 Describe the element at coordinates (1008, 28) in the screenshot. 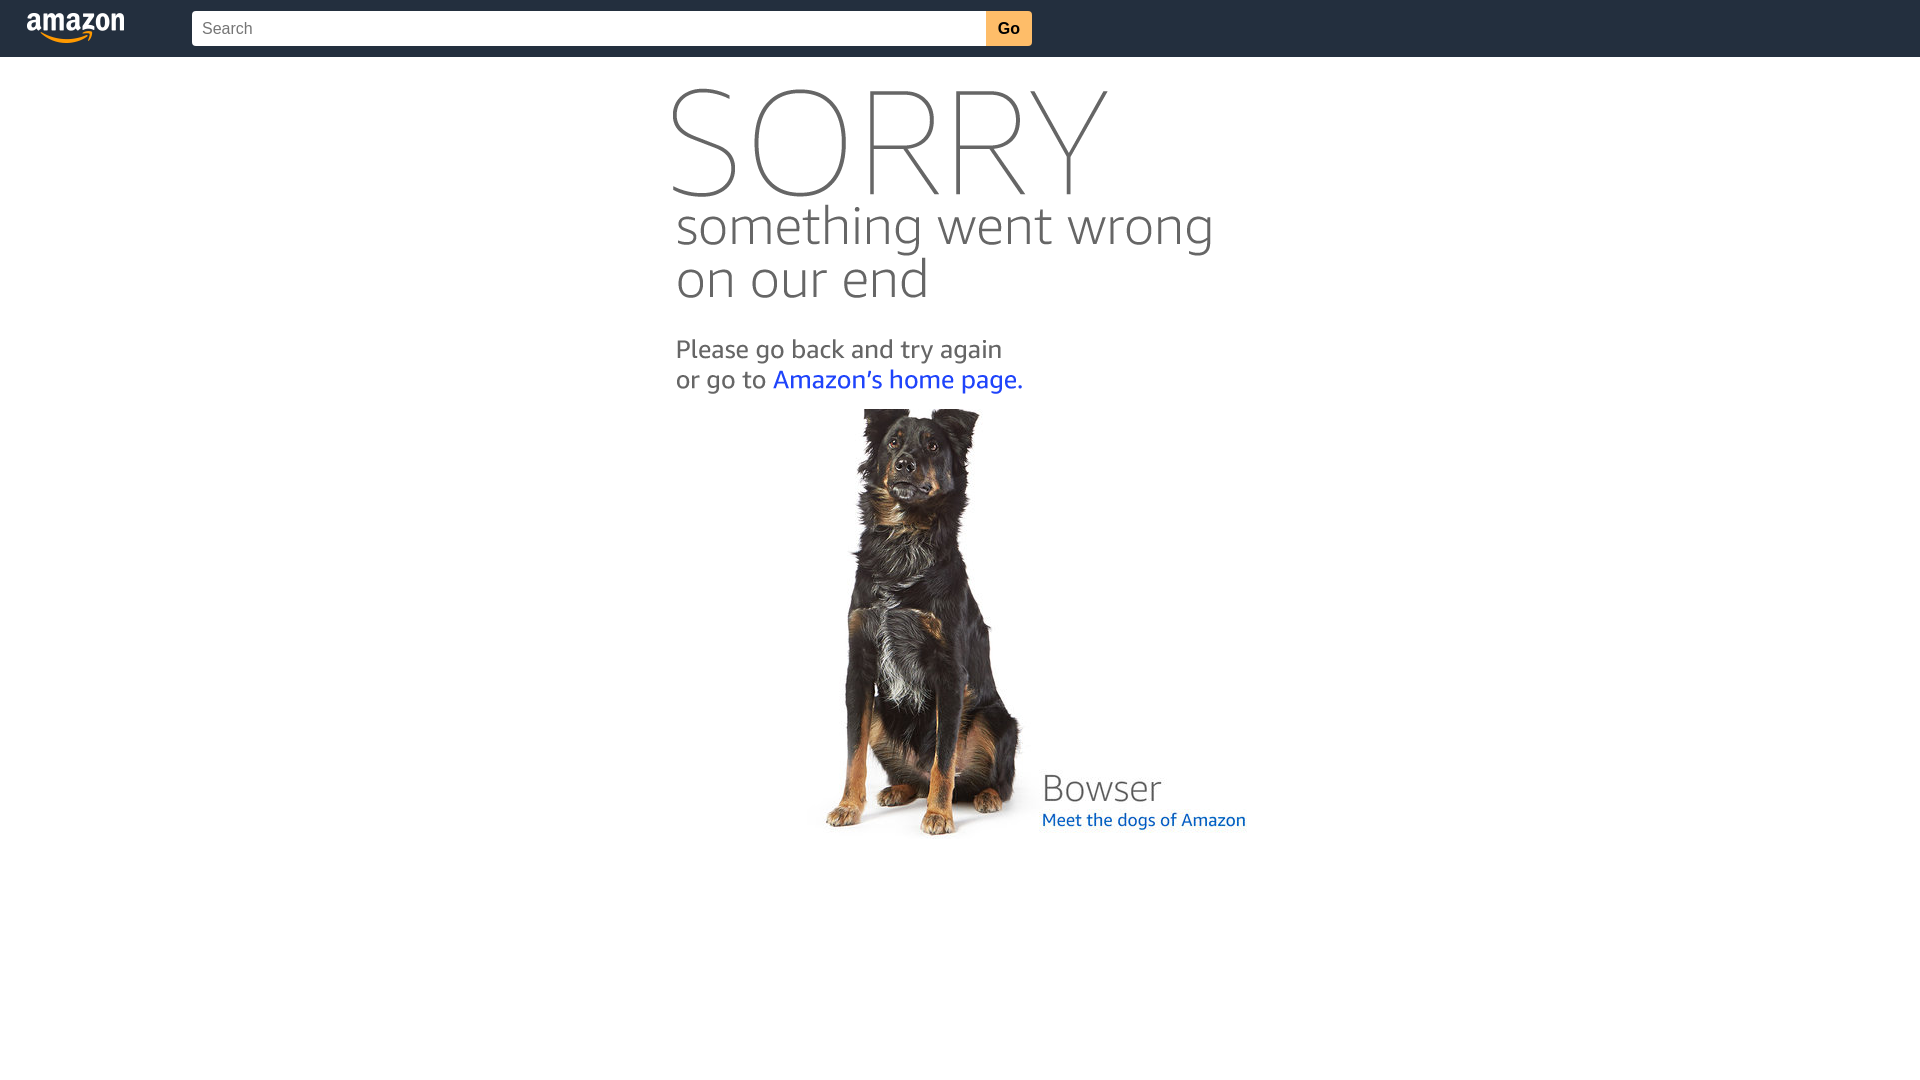

I see `'Go'` at that location.